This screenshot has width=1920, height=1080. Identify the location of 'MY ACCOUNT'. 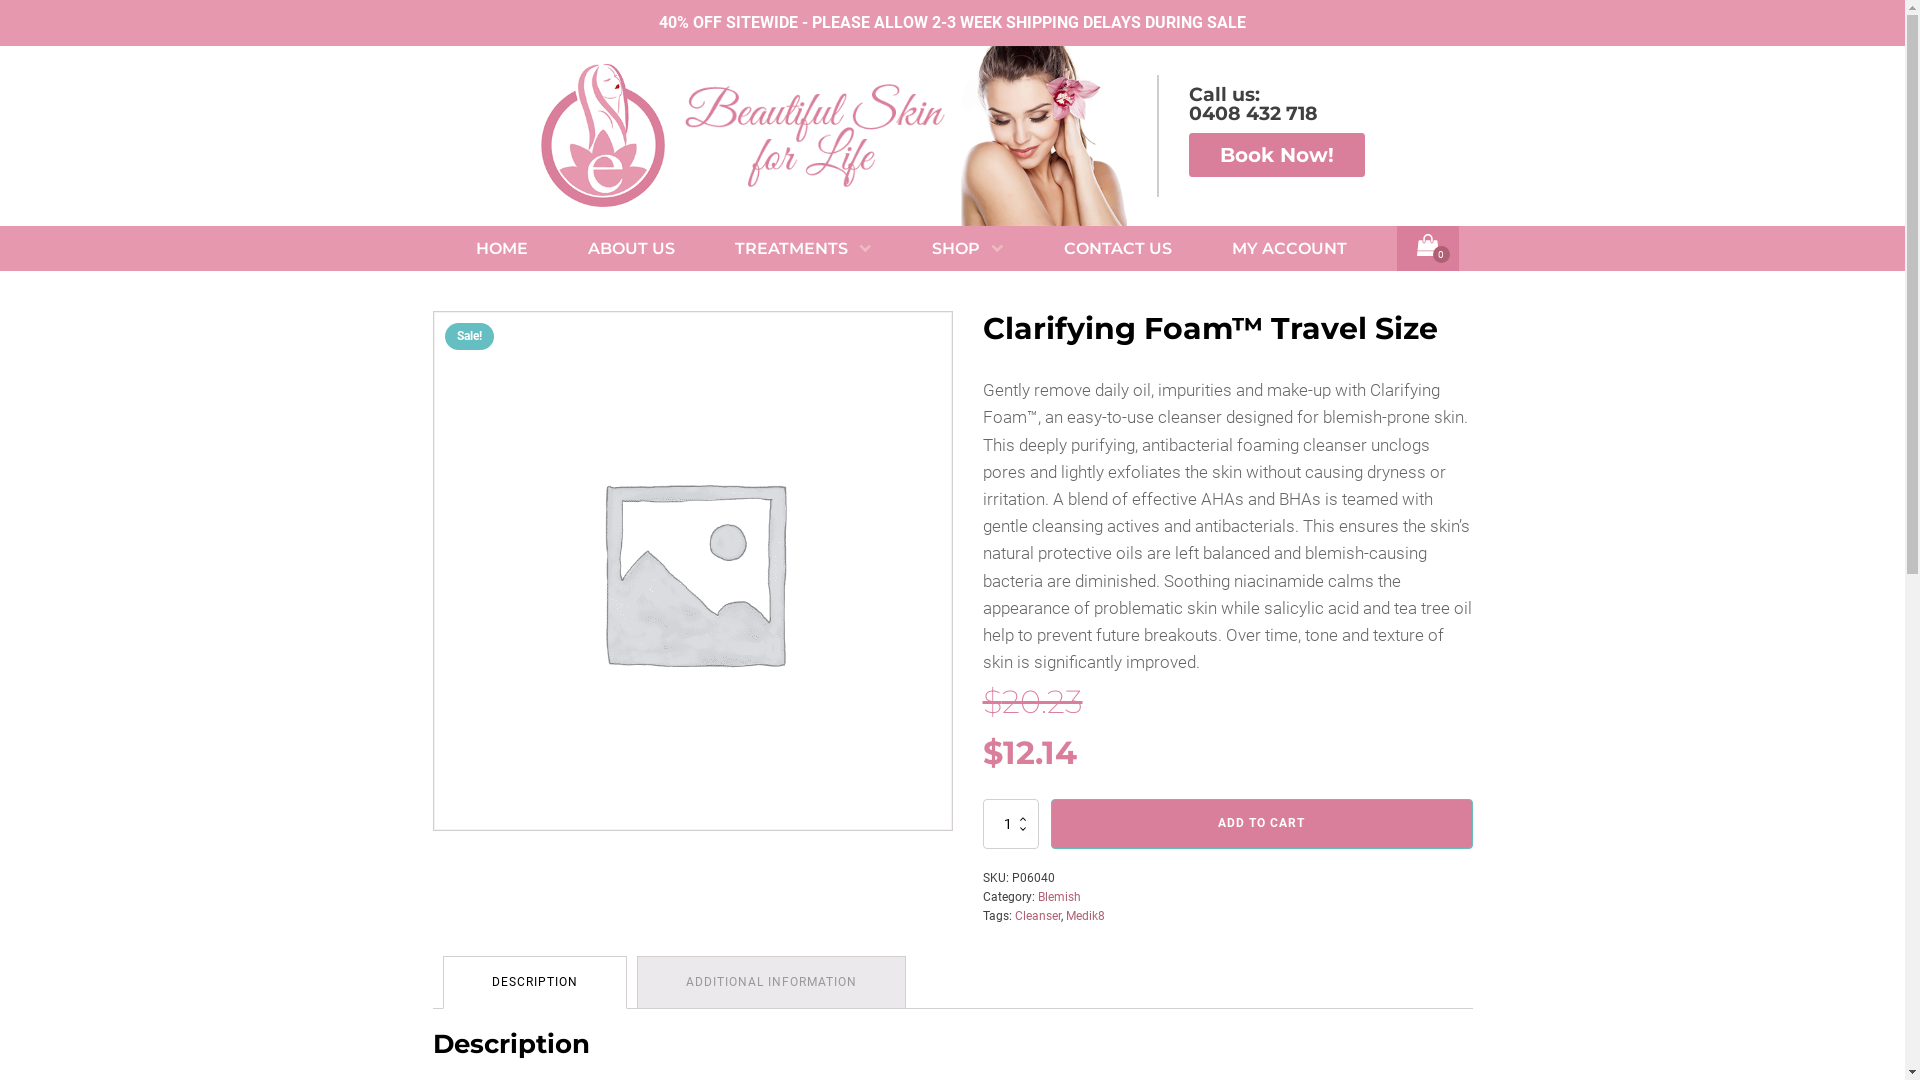
(1289, 248).